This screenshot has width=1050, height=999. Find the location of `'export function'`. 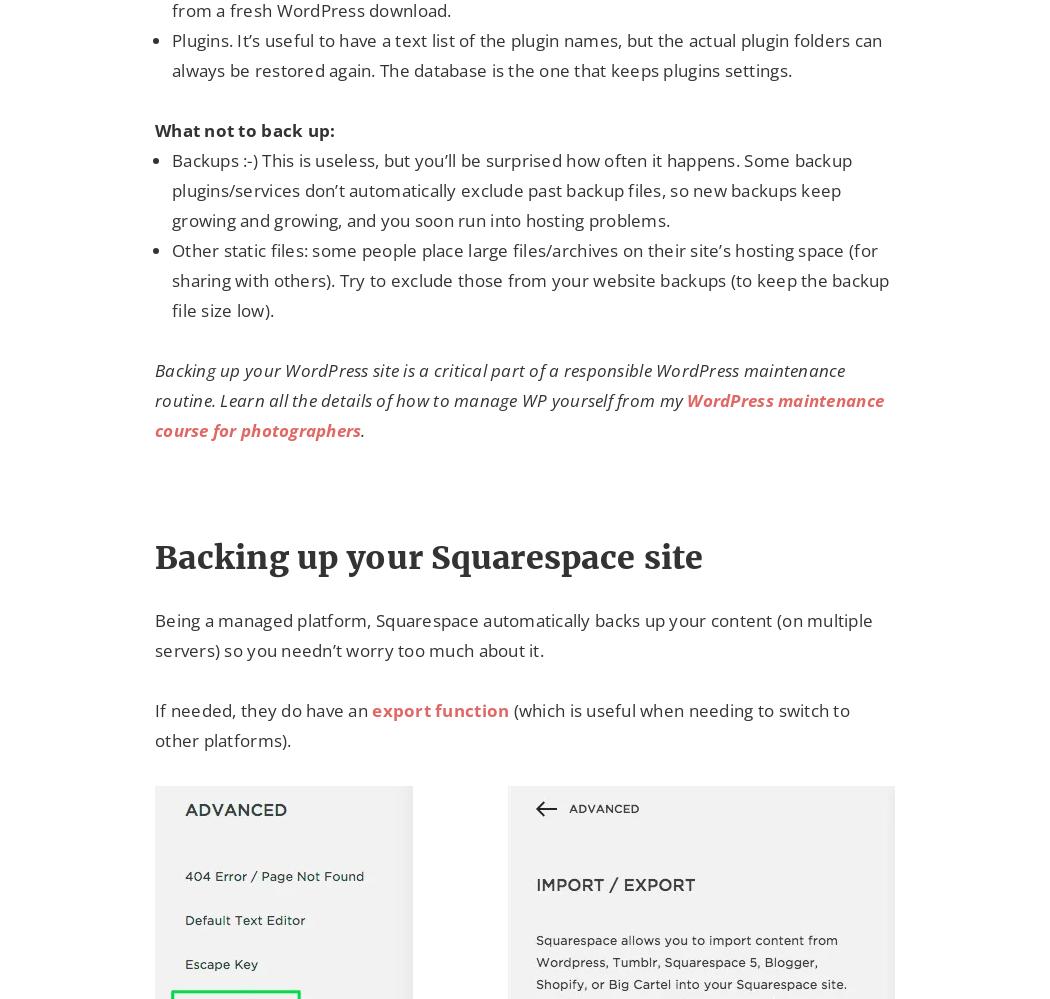

'export function' is located at coordinates (439, 709).